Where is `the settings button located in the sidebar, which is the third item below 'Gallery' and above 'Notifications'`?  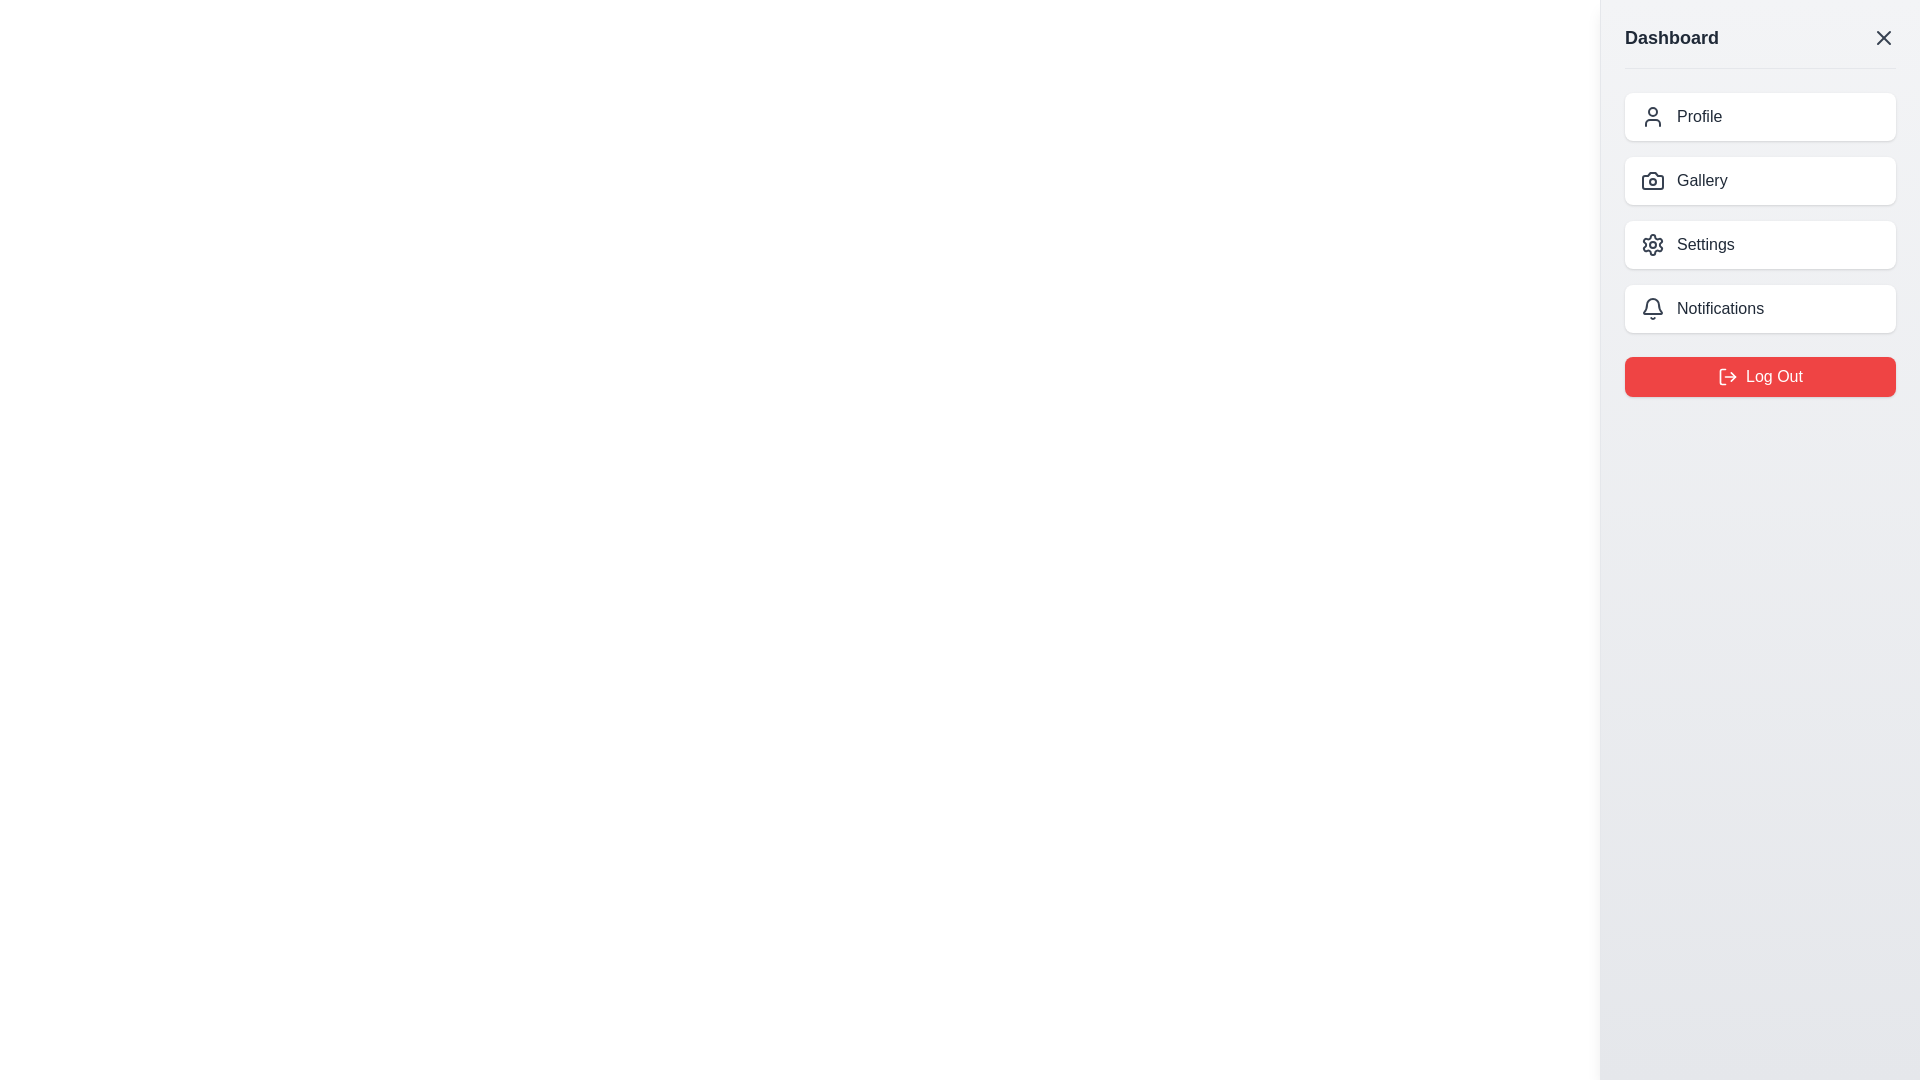 the settings button located in the sidebar, which is the third item below 'Gallery' and above 'Notifications' is located at coordinates (1760, 244).